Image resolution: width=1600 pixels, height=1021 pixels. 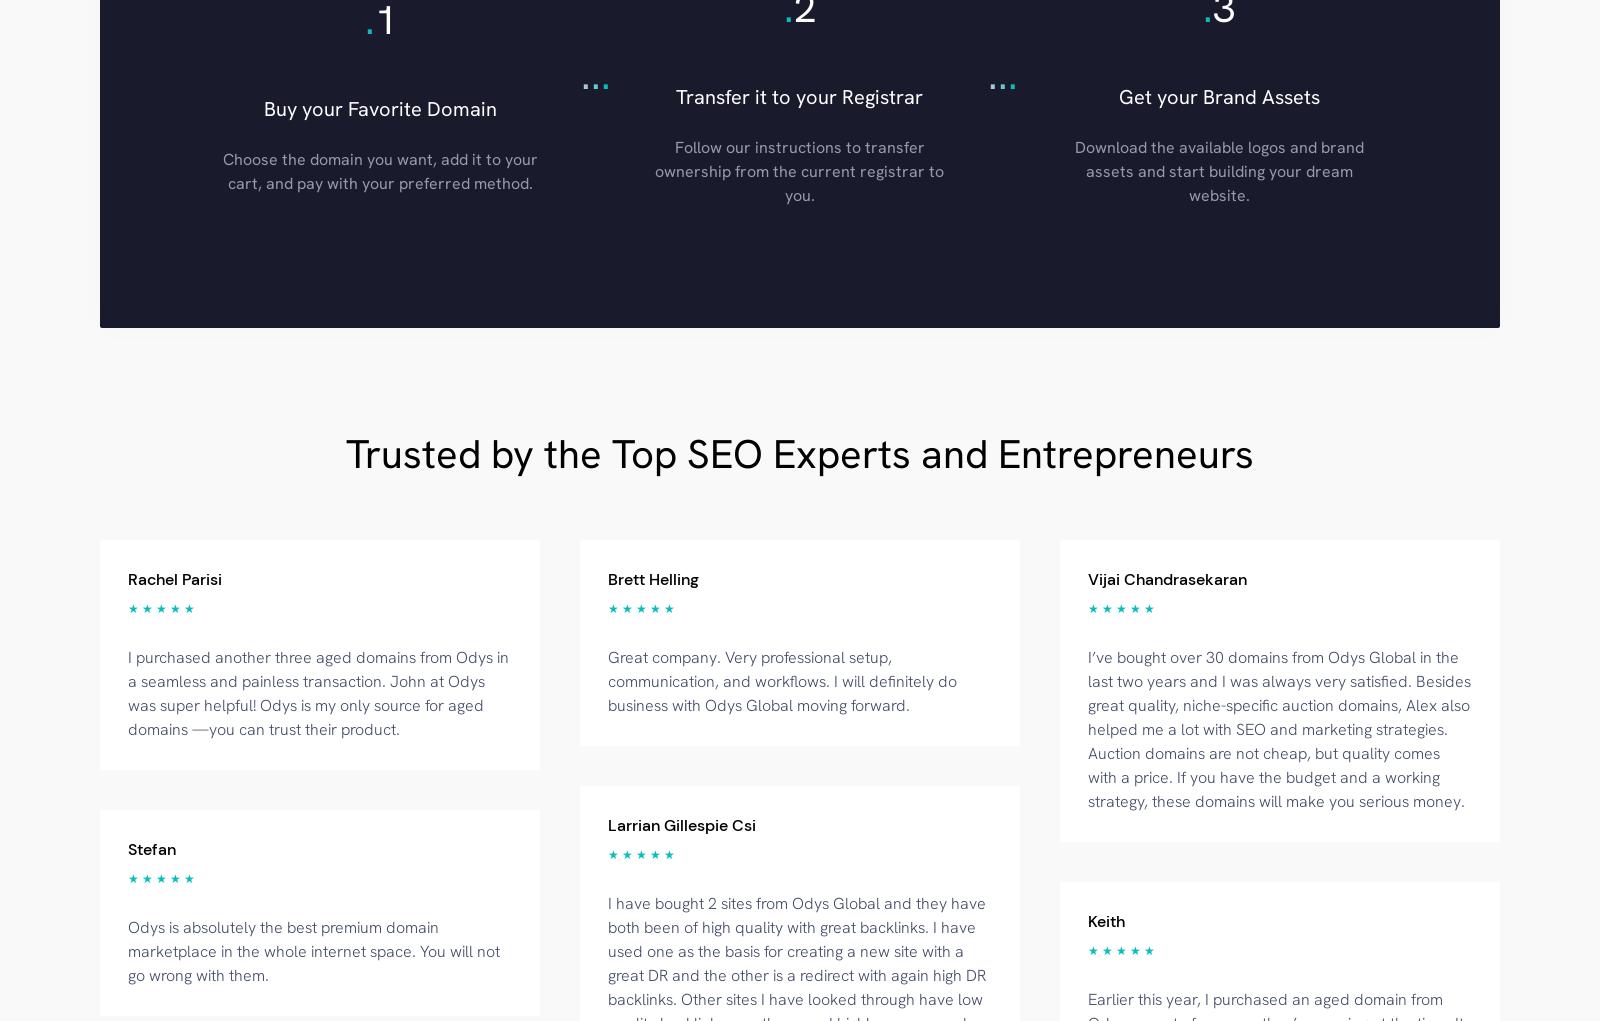 What do you see at coordinates (1167, 577) in the screenshot?
I see `'Vijai Chandrasekaran'` at bounding box center [1167, 577].